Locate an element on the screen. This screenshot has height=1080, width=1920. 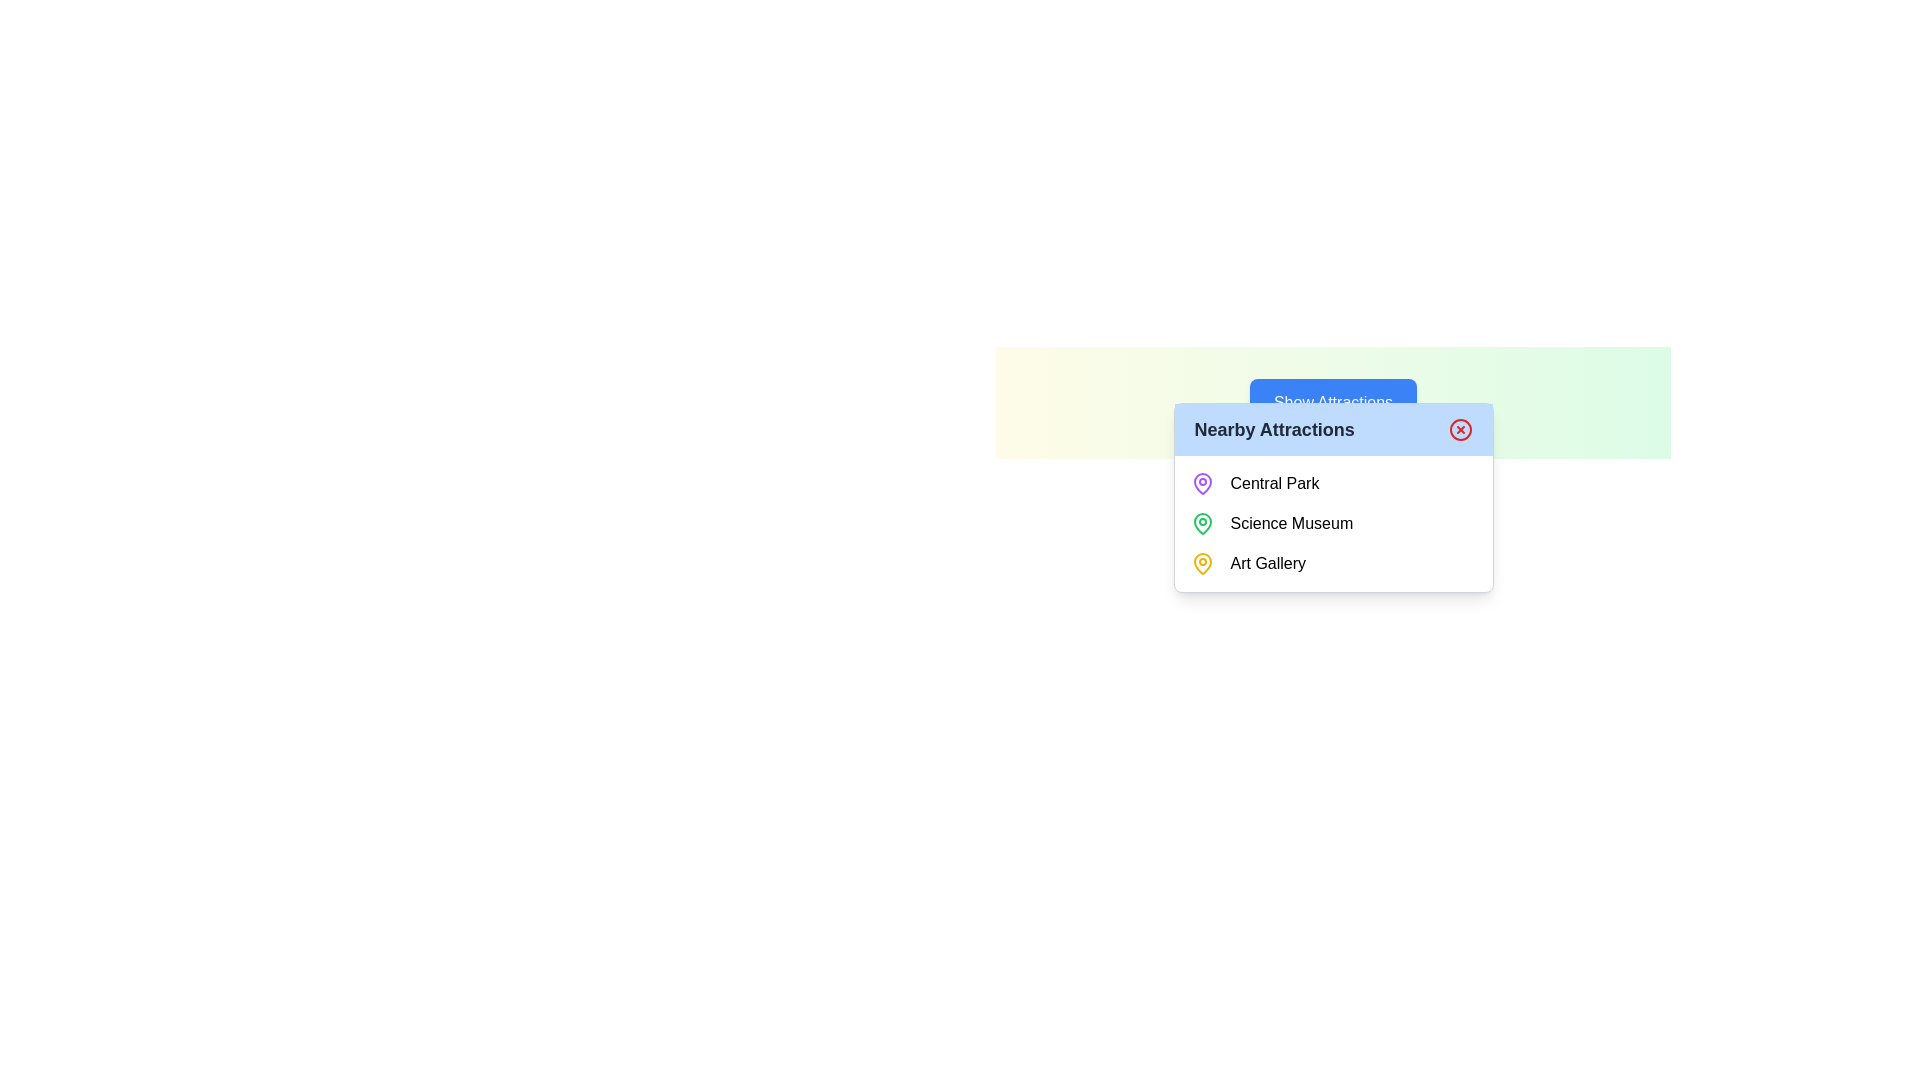
the text label displaying 'Art Gallery' in the 'Nearby Attractions' popup, which is the third item in a vertical list is located at coordinates (1267, 563).